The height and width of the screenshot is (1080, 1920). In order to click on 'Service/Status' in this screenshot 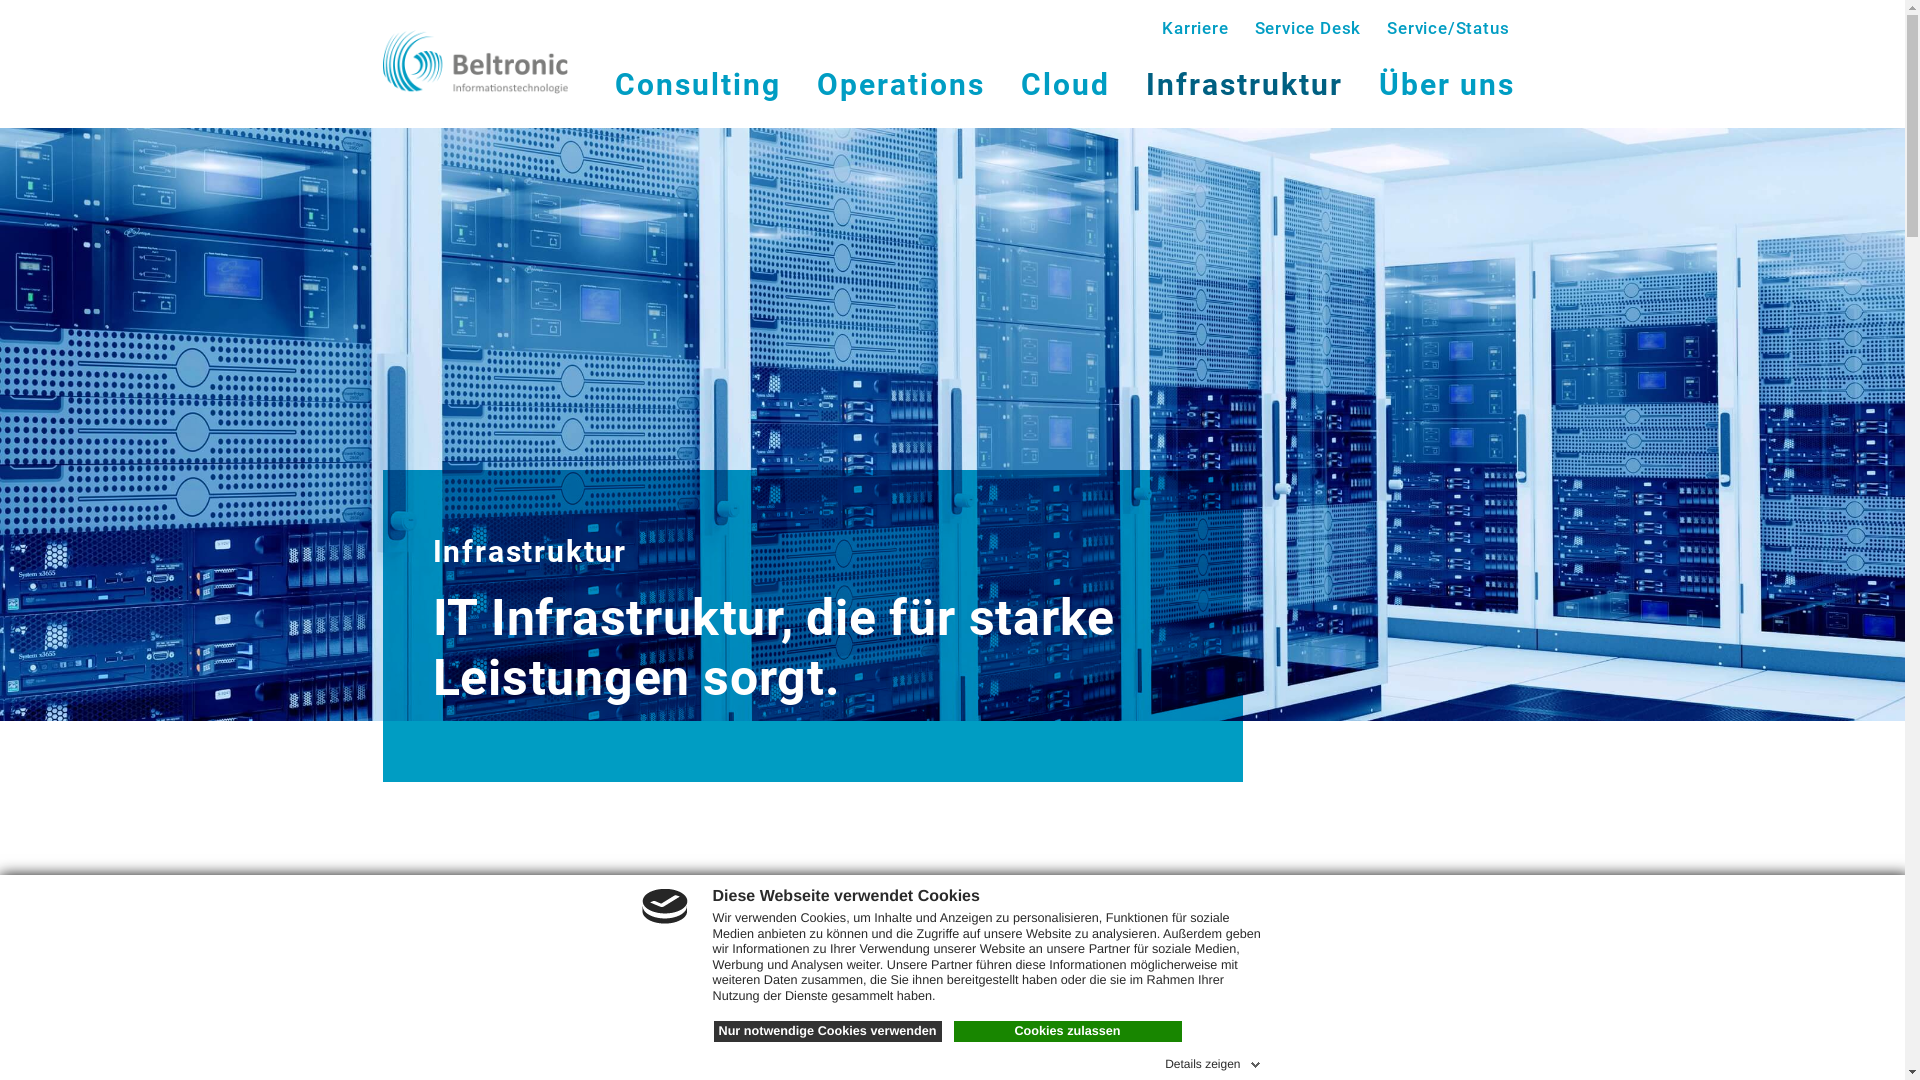, I will do `click(1448, 36)`.